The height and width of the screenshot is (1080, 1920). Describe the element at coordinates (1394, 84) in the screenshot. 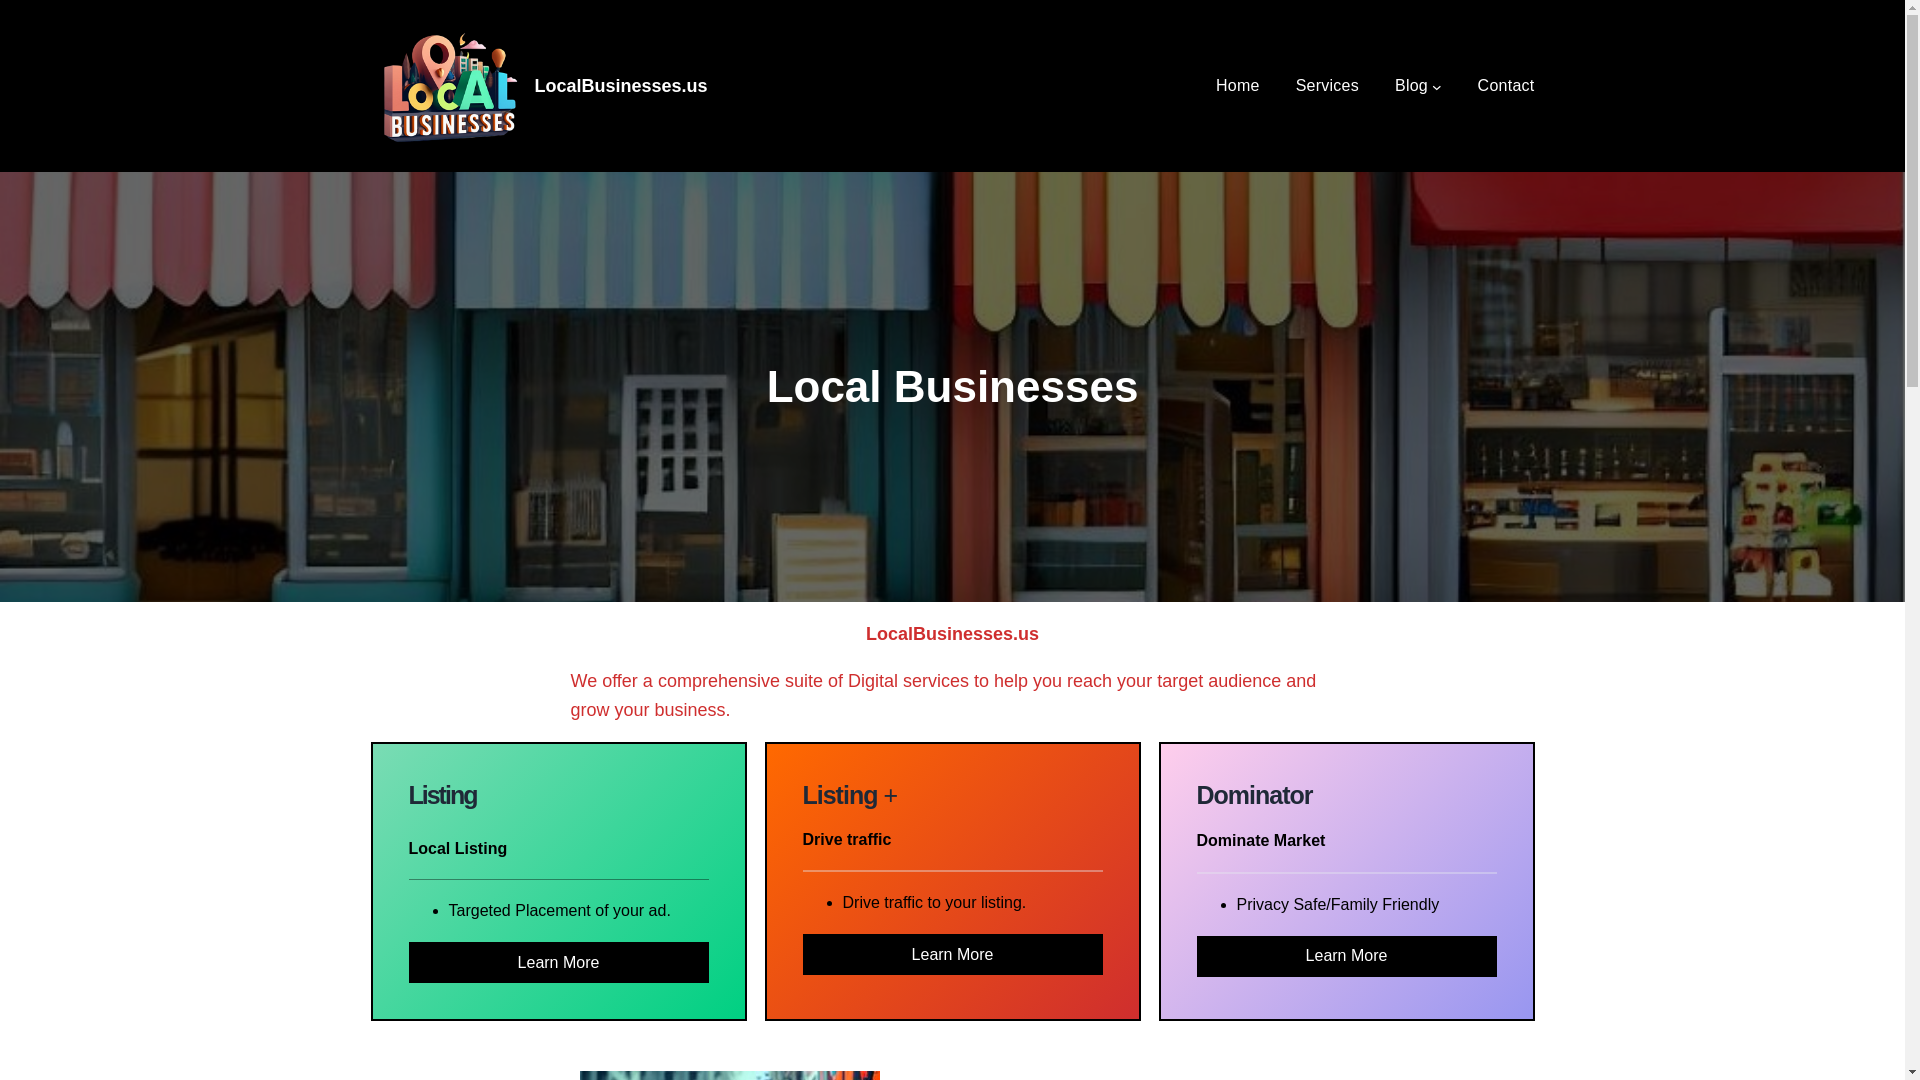

I see `'Blog'` at that location.